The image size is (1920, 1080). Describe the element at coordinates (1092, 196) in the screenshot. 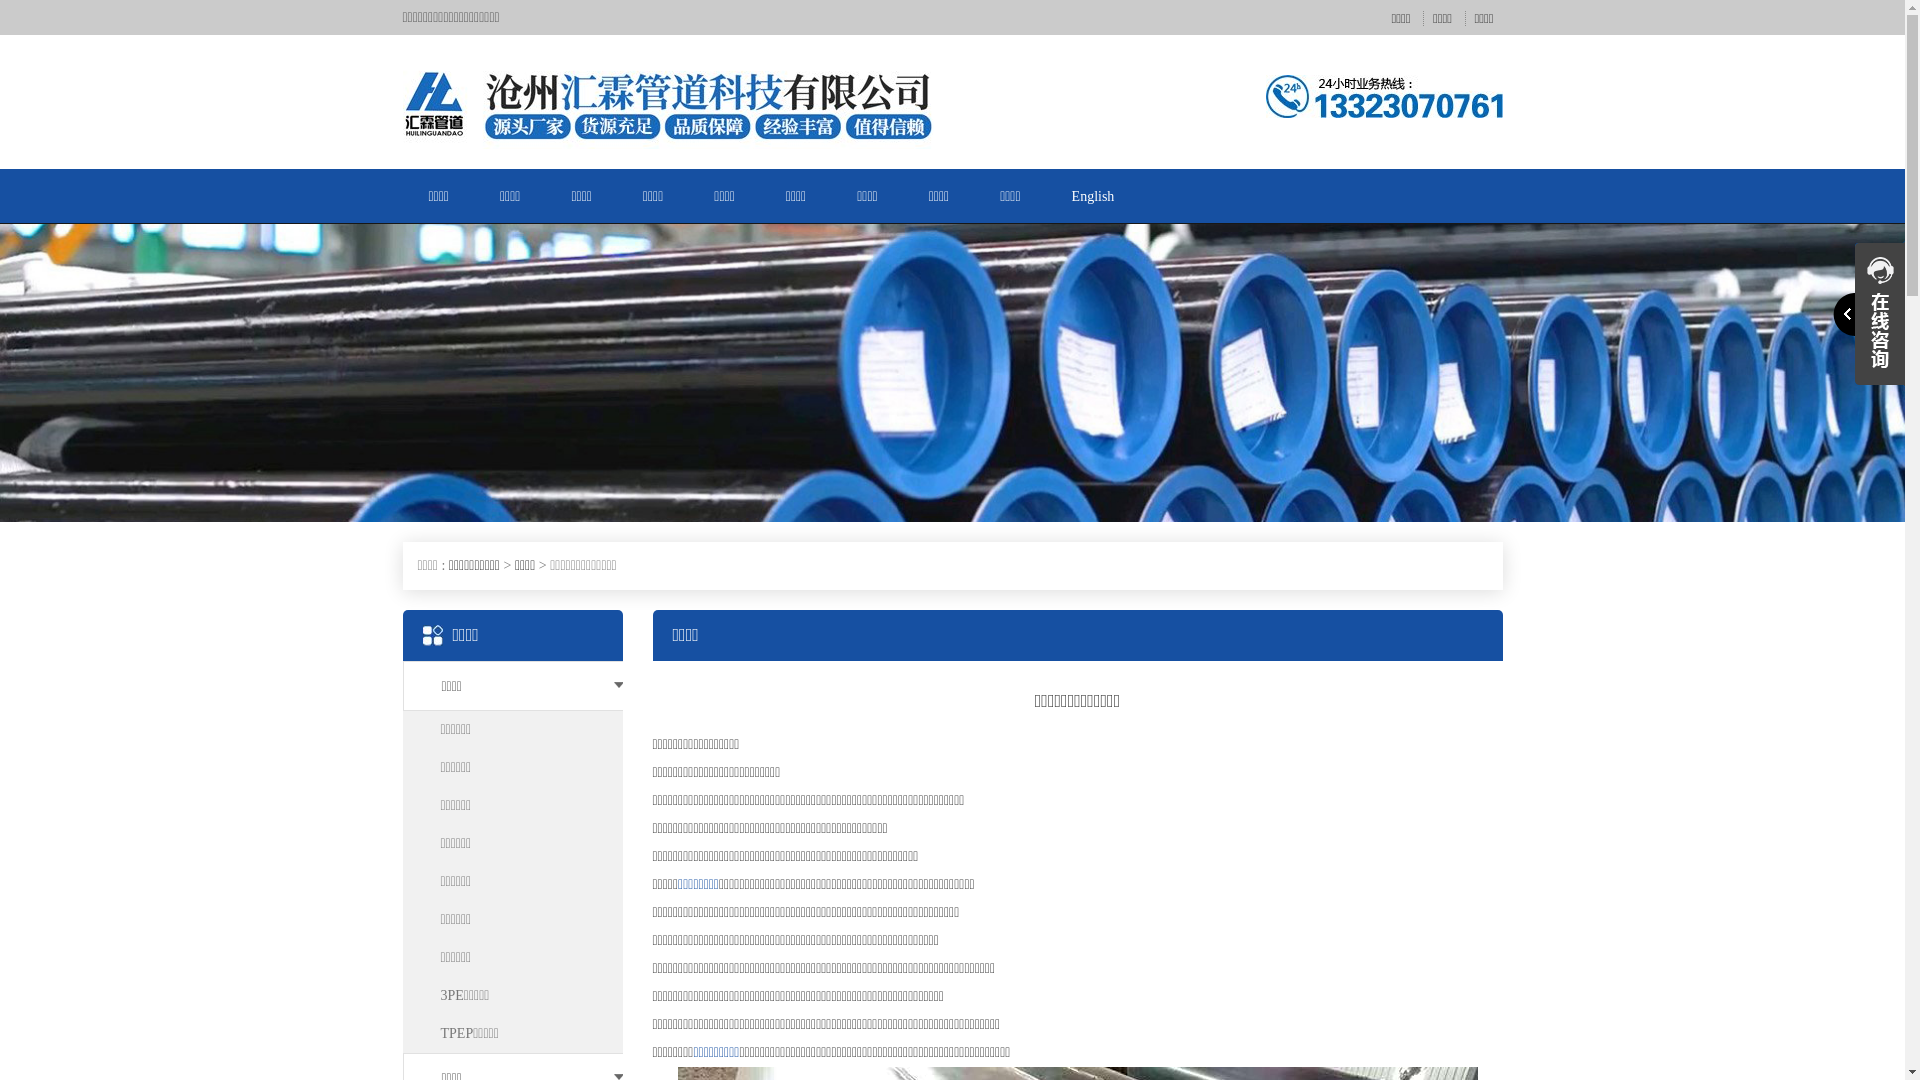

I see `'English'` at that location.